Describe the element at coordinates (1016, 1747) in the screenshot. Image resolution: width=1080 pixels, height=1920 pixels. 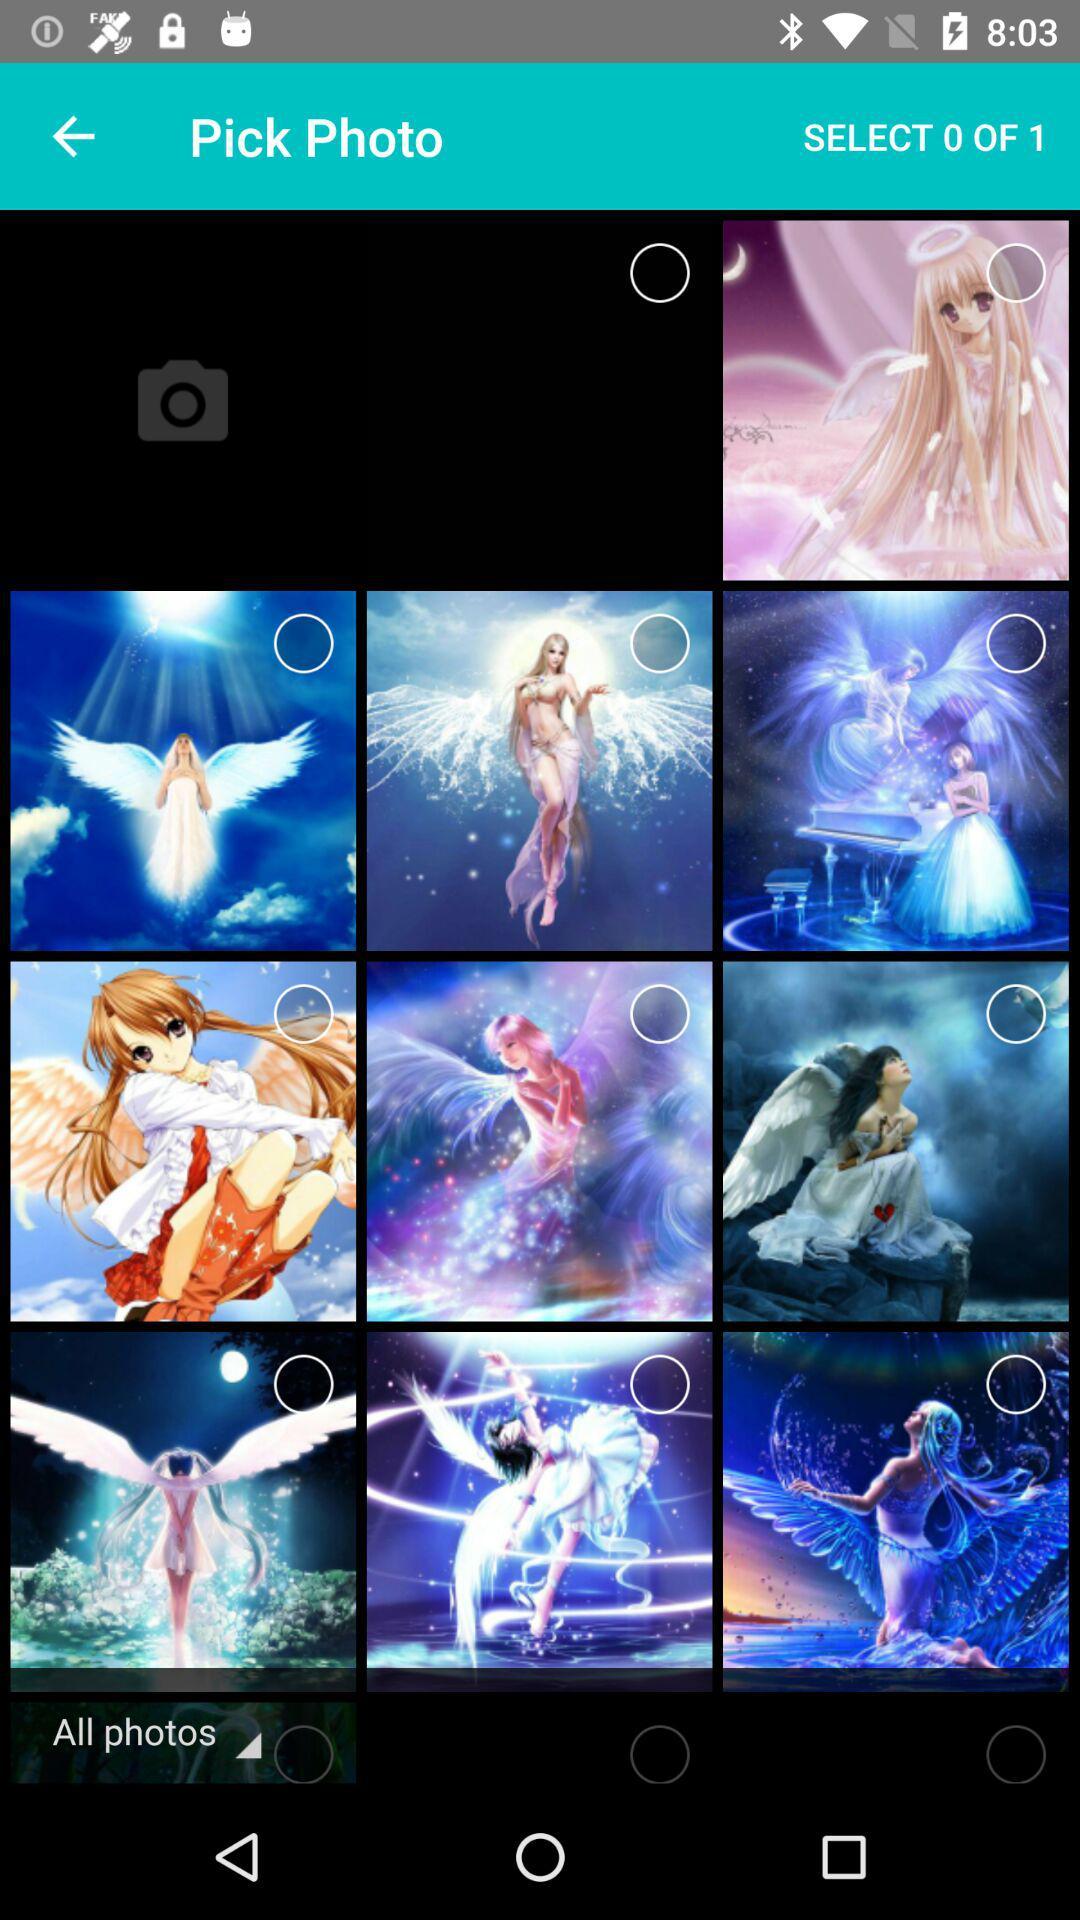
I see `choose picture` at that location.